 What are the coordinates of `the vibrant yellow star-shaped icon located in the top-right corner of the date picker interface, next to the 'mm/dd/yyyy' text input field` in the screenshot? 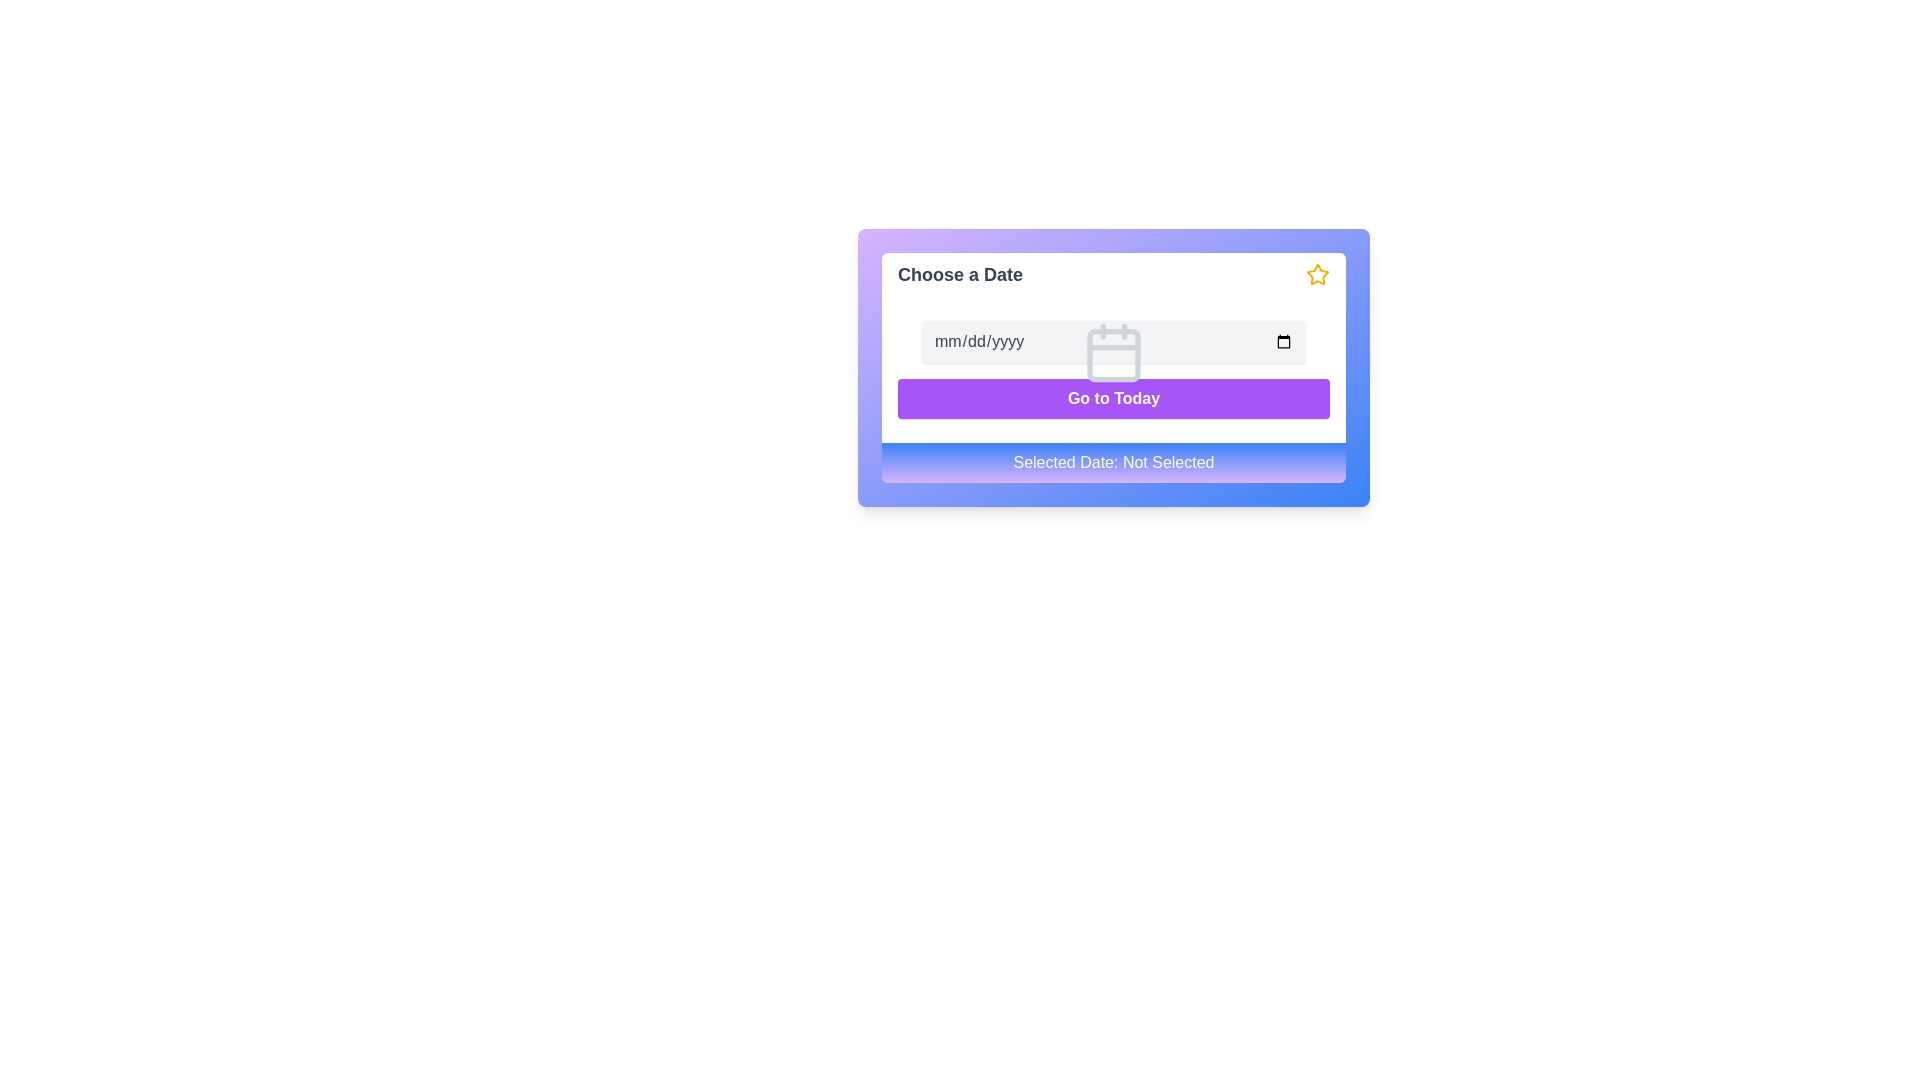 It's located at (1318, 274).